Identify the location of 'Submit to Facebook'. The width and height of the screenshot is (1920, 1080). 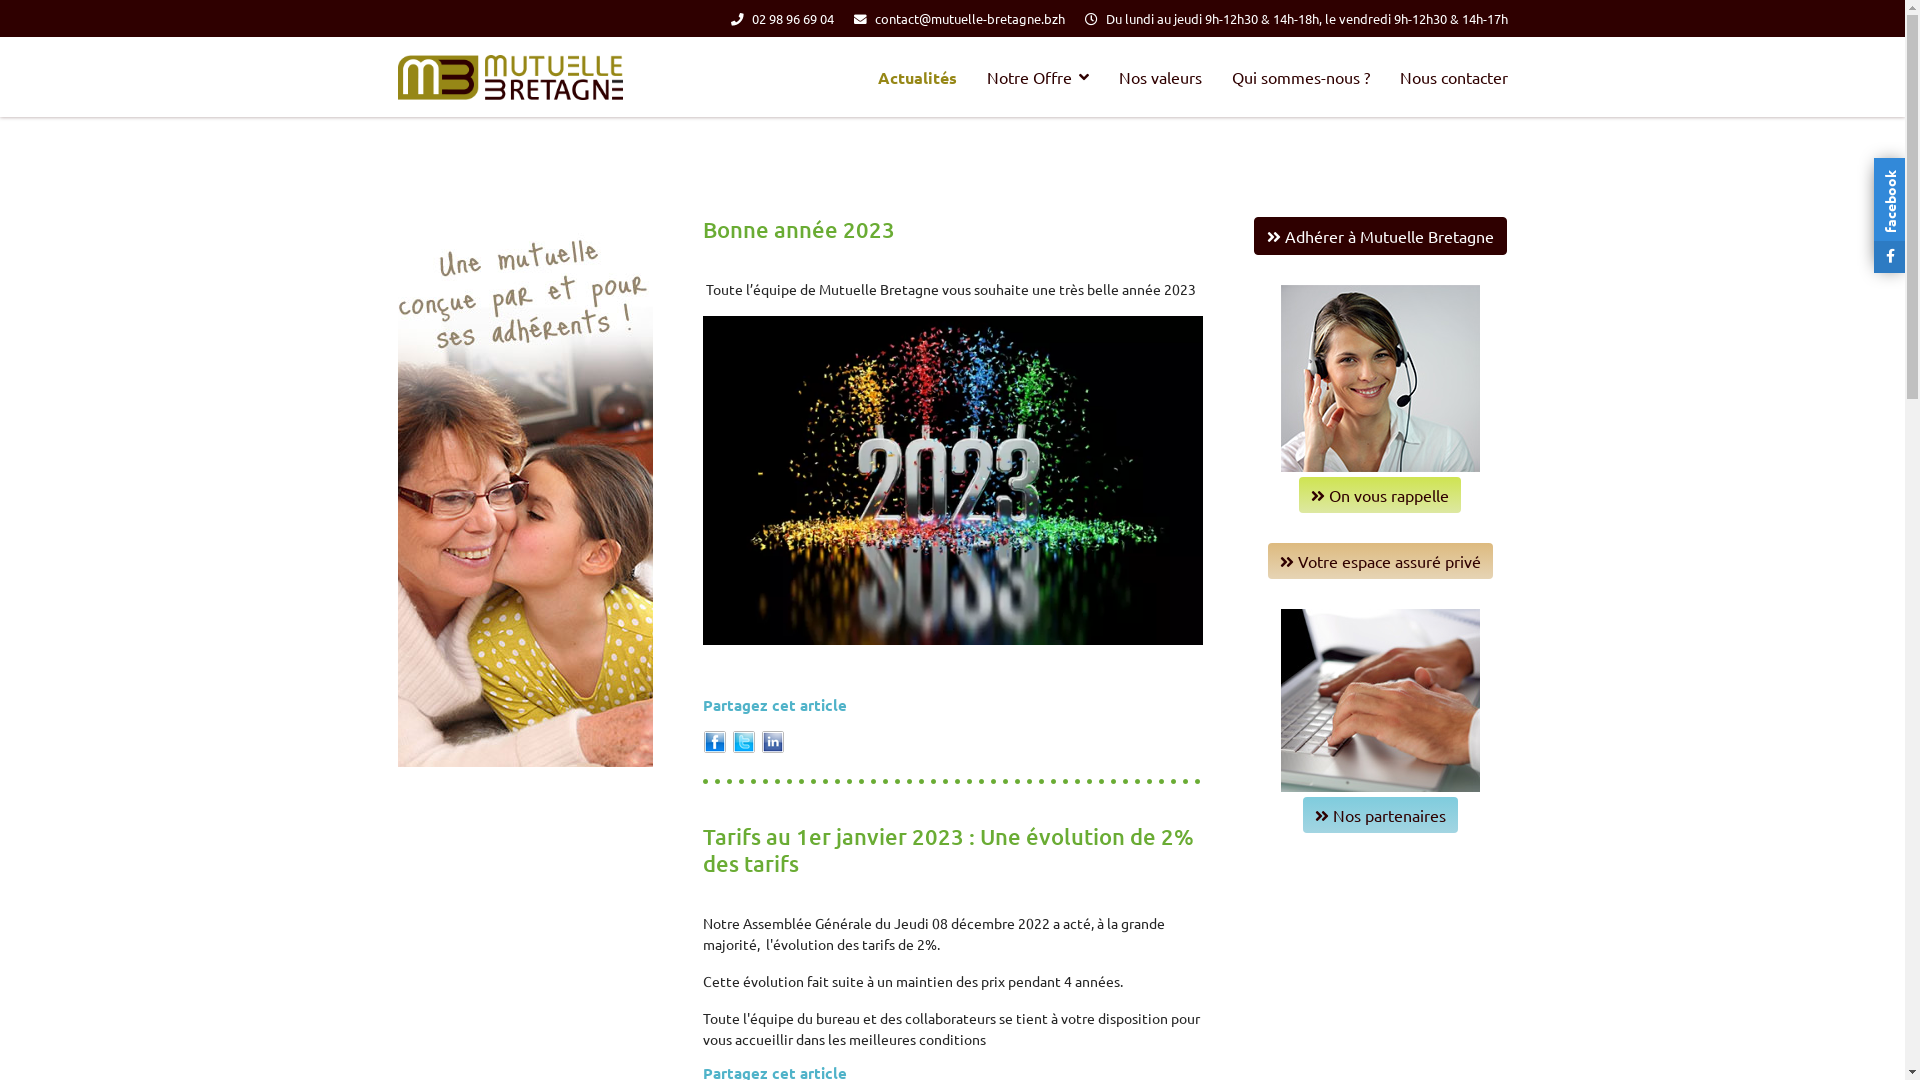
(714, 740).